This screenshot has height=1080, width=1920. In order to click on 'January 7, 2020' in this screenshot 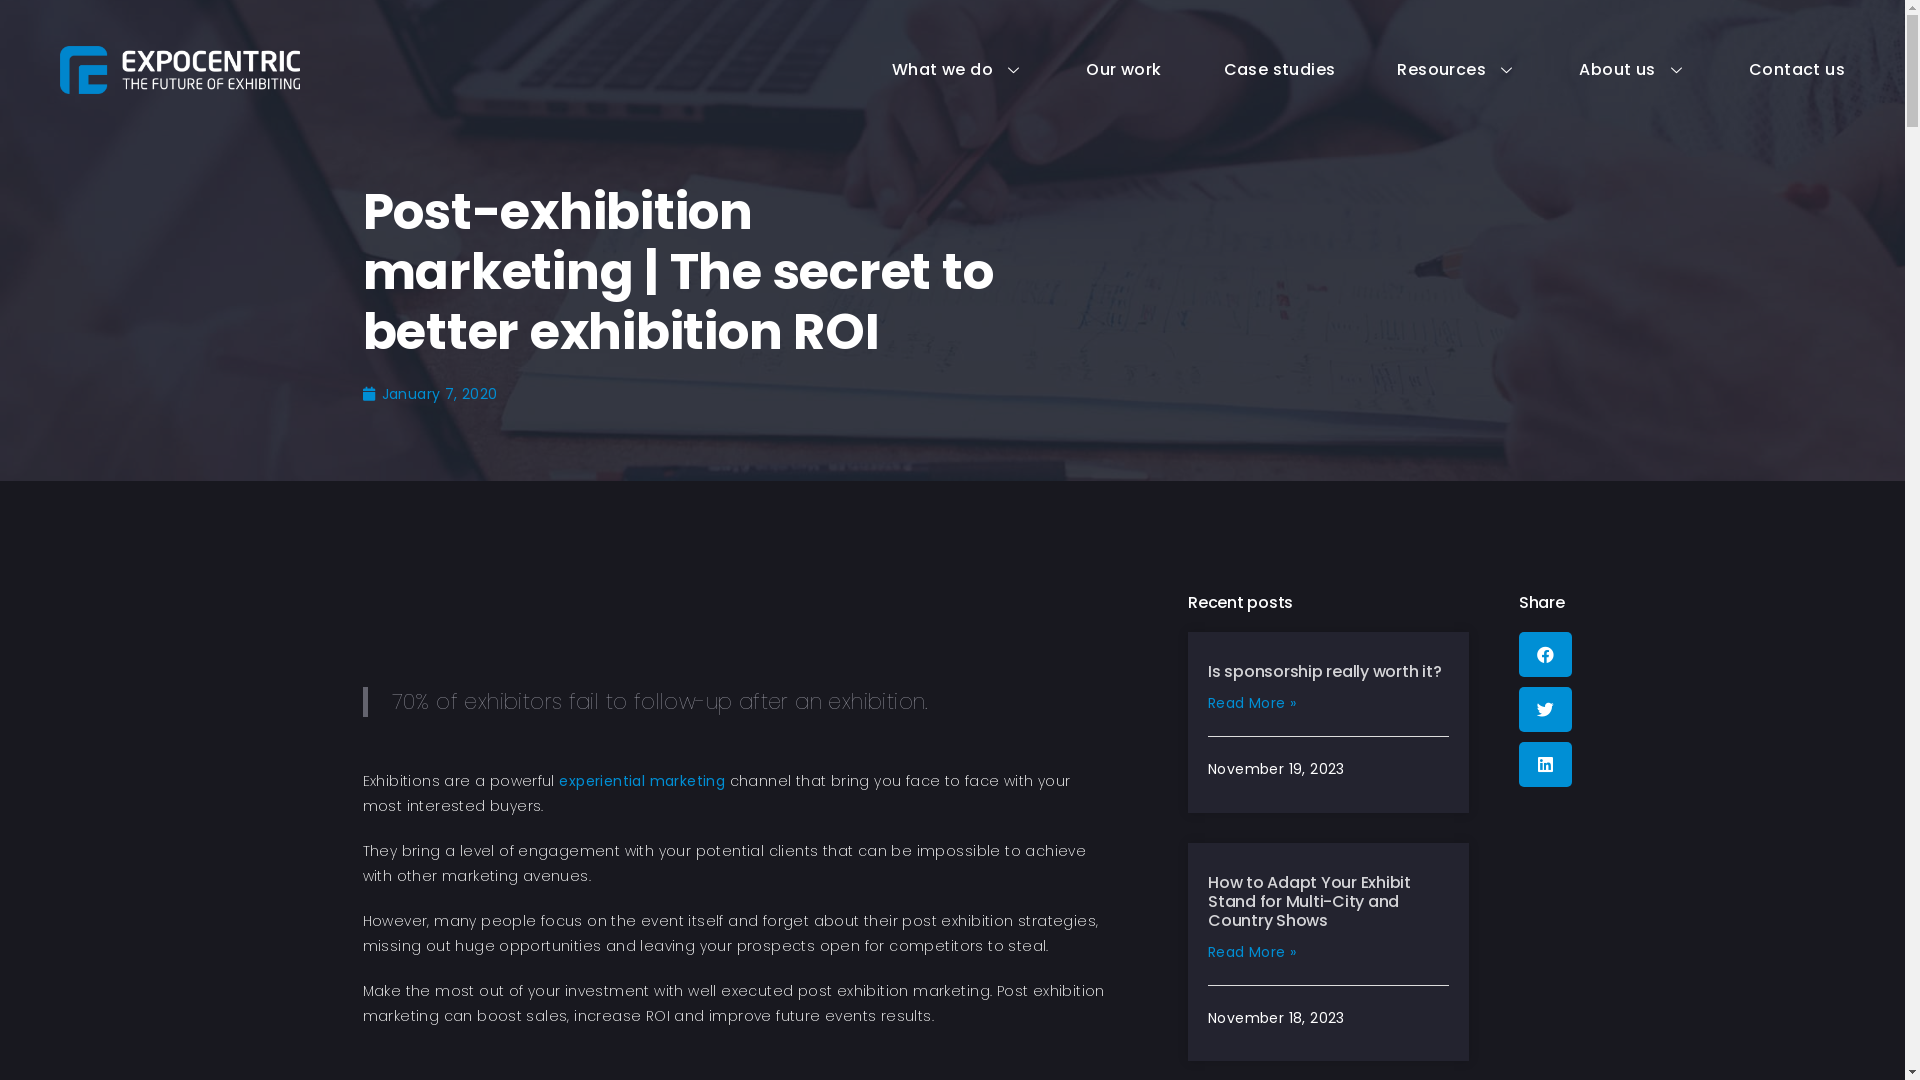, I will do `click(428, 394)`.